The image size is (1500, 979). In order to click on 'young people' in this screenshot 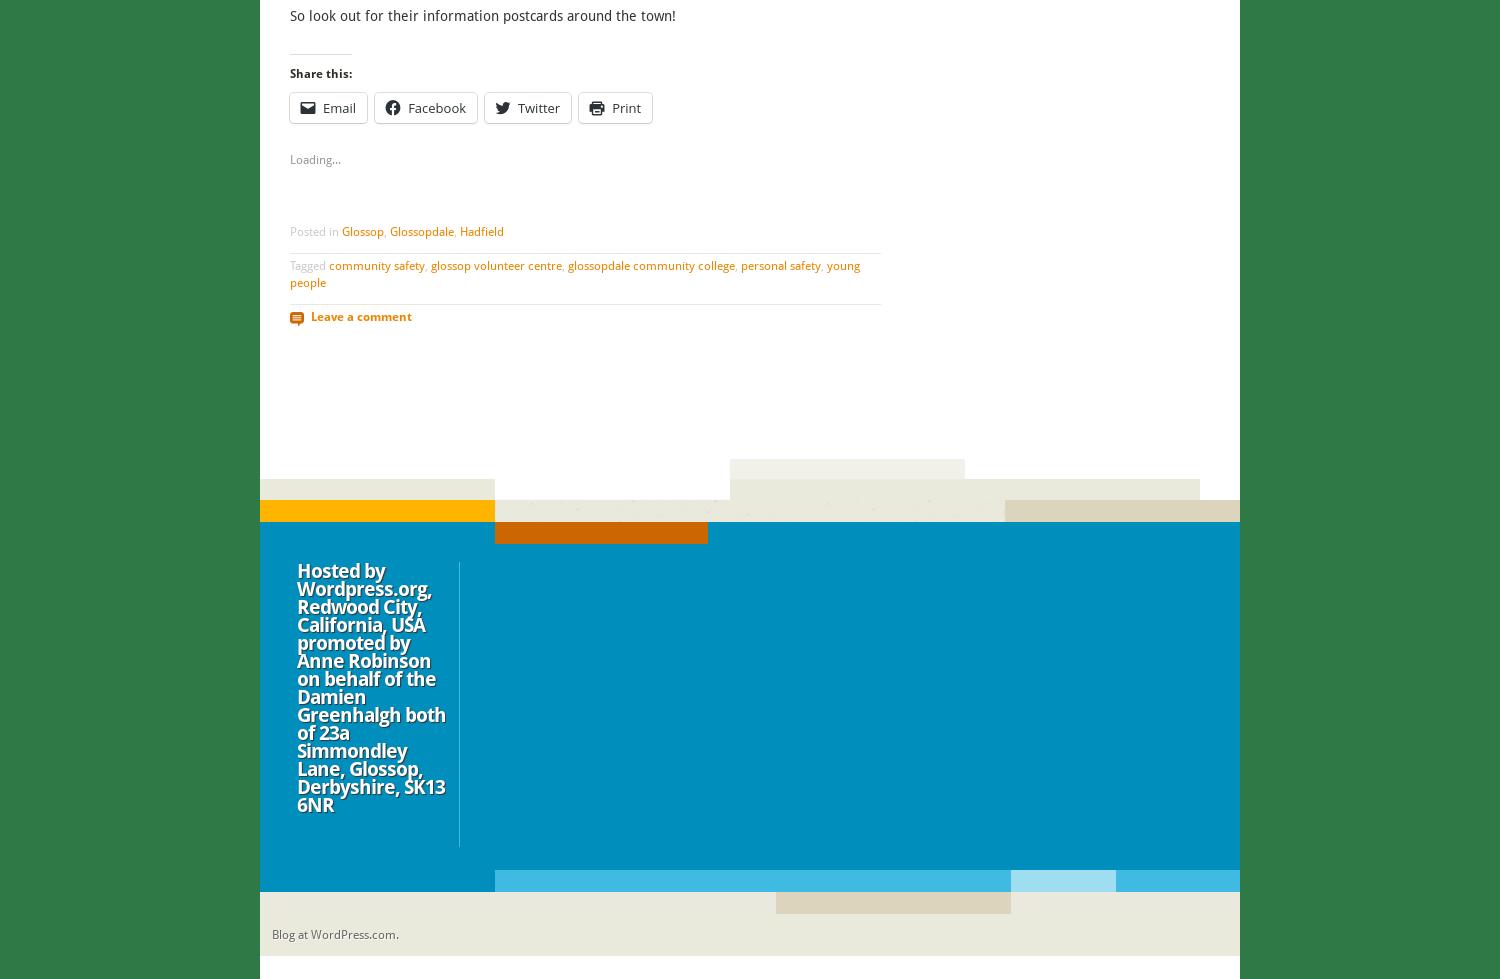, I will do `click(573, 274)`.